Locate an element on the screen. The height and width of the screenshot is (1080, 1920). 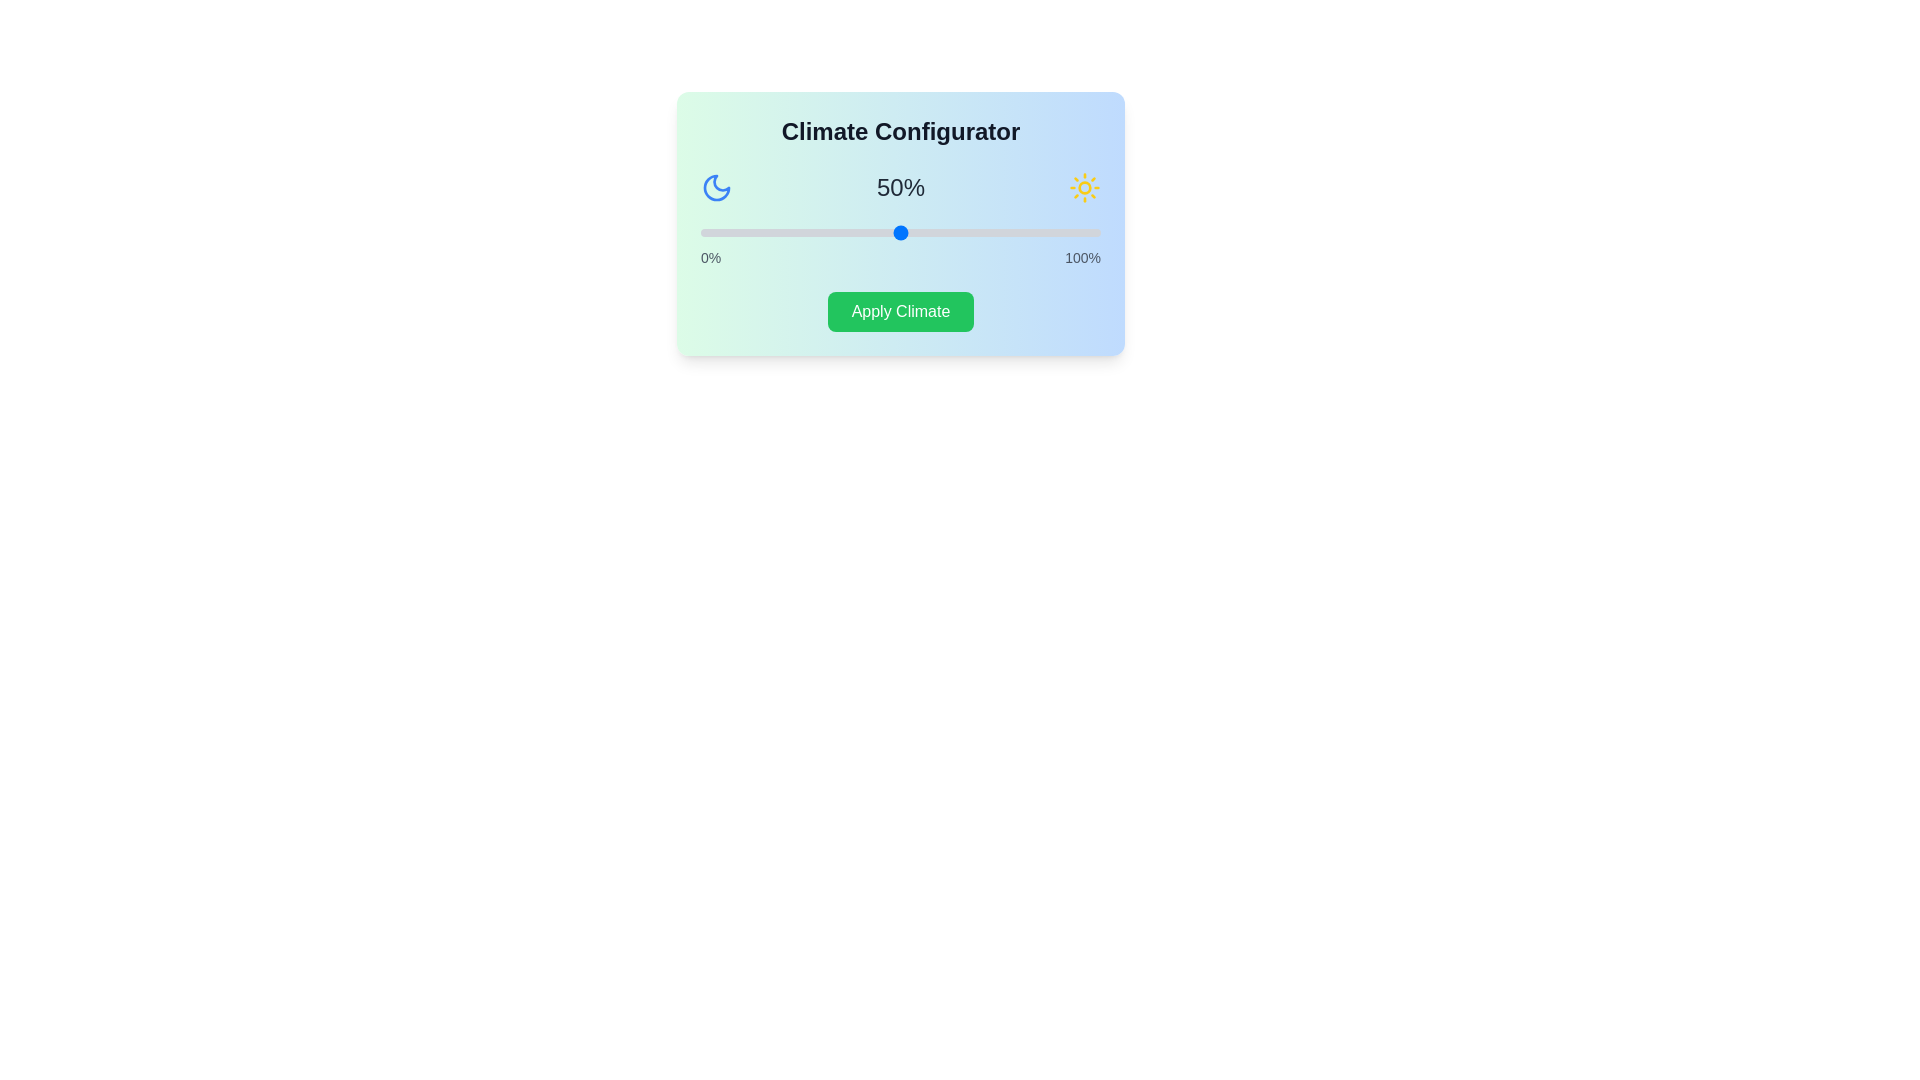
the slider to set the climate percentage to 45 is located at coordinates (880, 231).